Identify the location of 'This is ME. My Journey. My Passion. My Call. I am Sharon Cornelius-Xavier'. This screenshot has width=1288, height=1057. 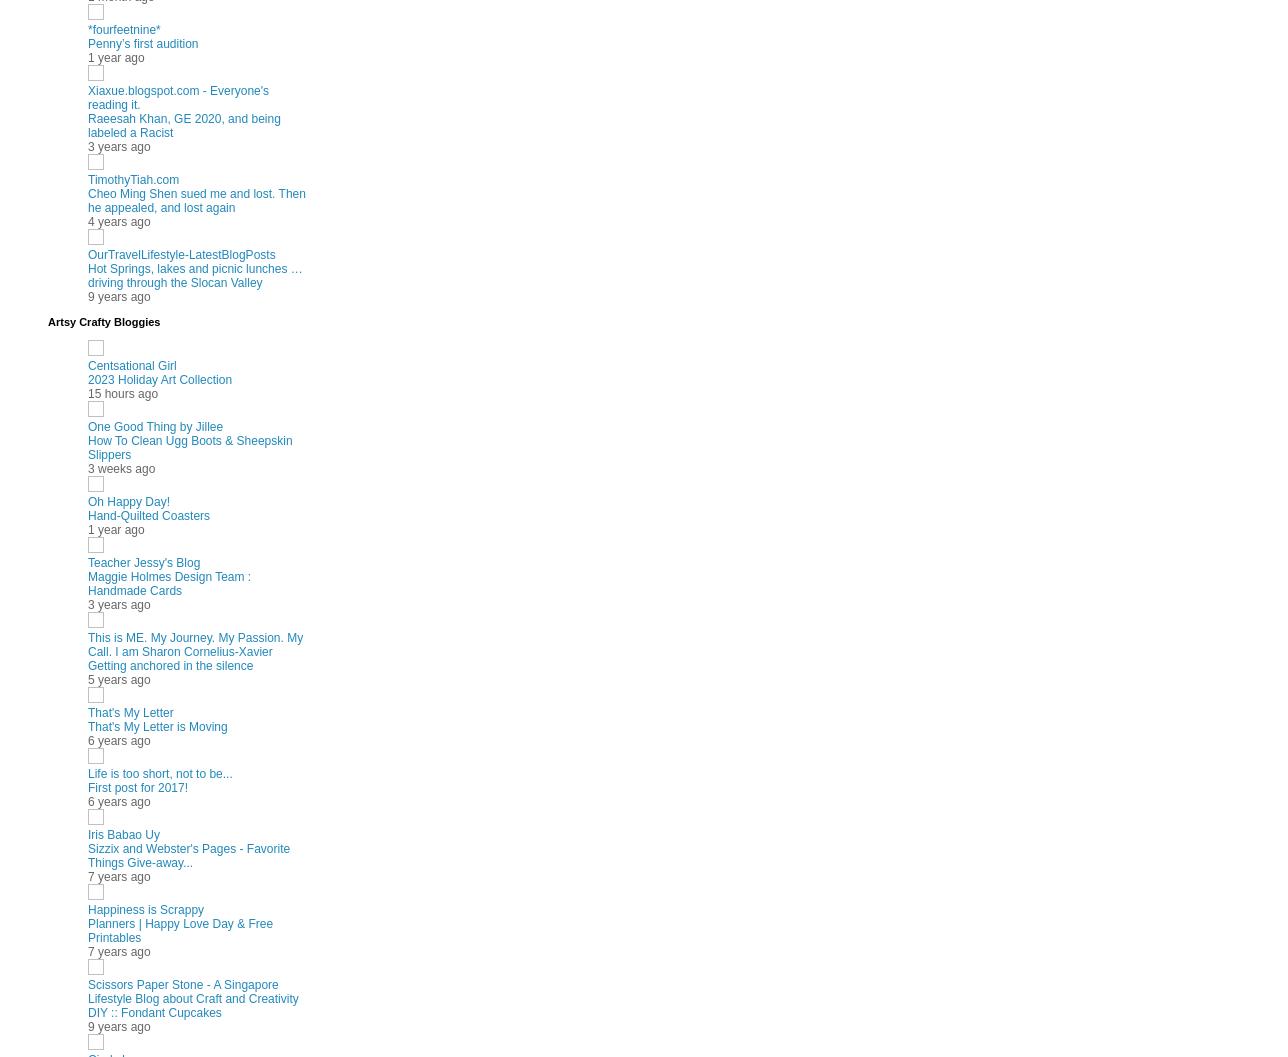
(195, 644).